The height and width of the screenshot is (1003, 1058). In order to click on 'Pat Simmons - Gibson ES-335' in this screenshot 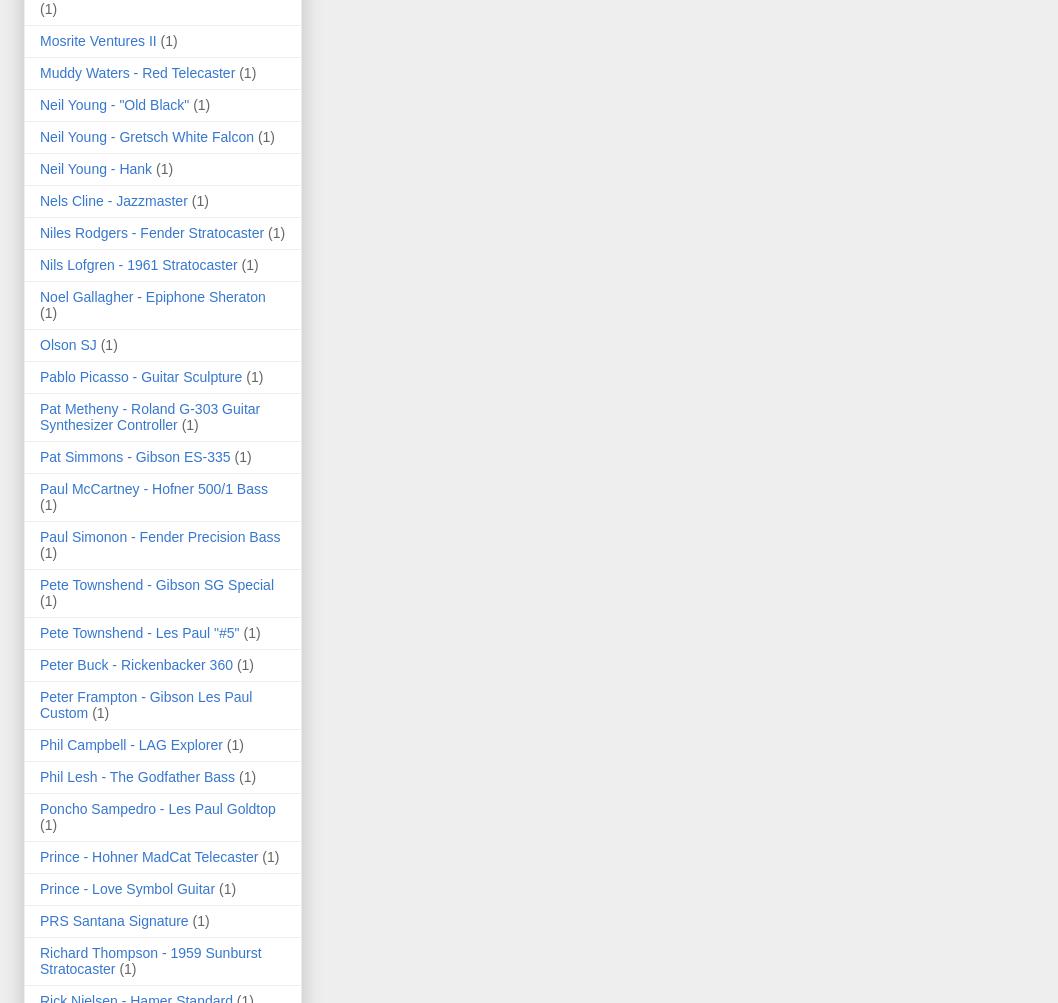, I will do `click(39, 455)`.